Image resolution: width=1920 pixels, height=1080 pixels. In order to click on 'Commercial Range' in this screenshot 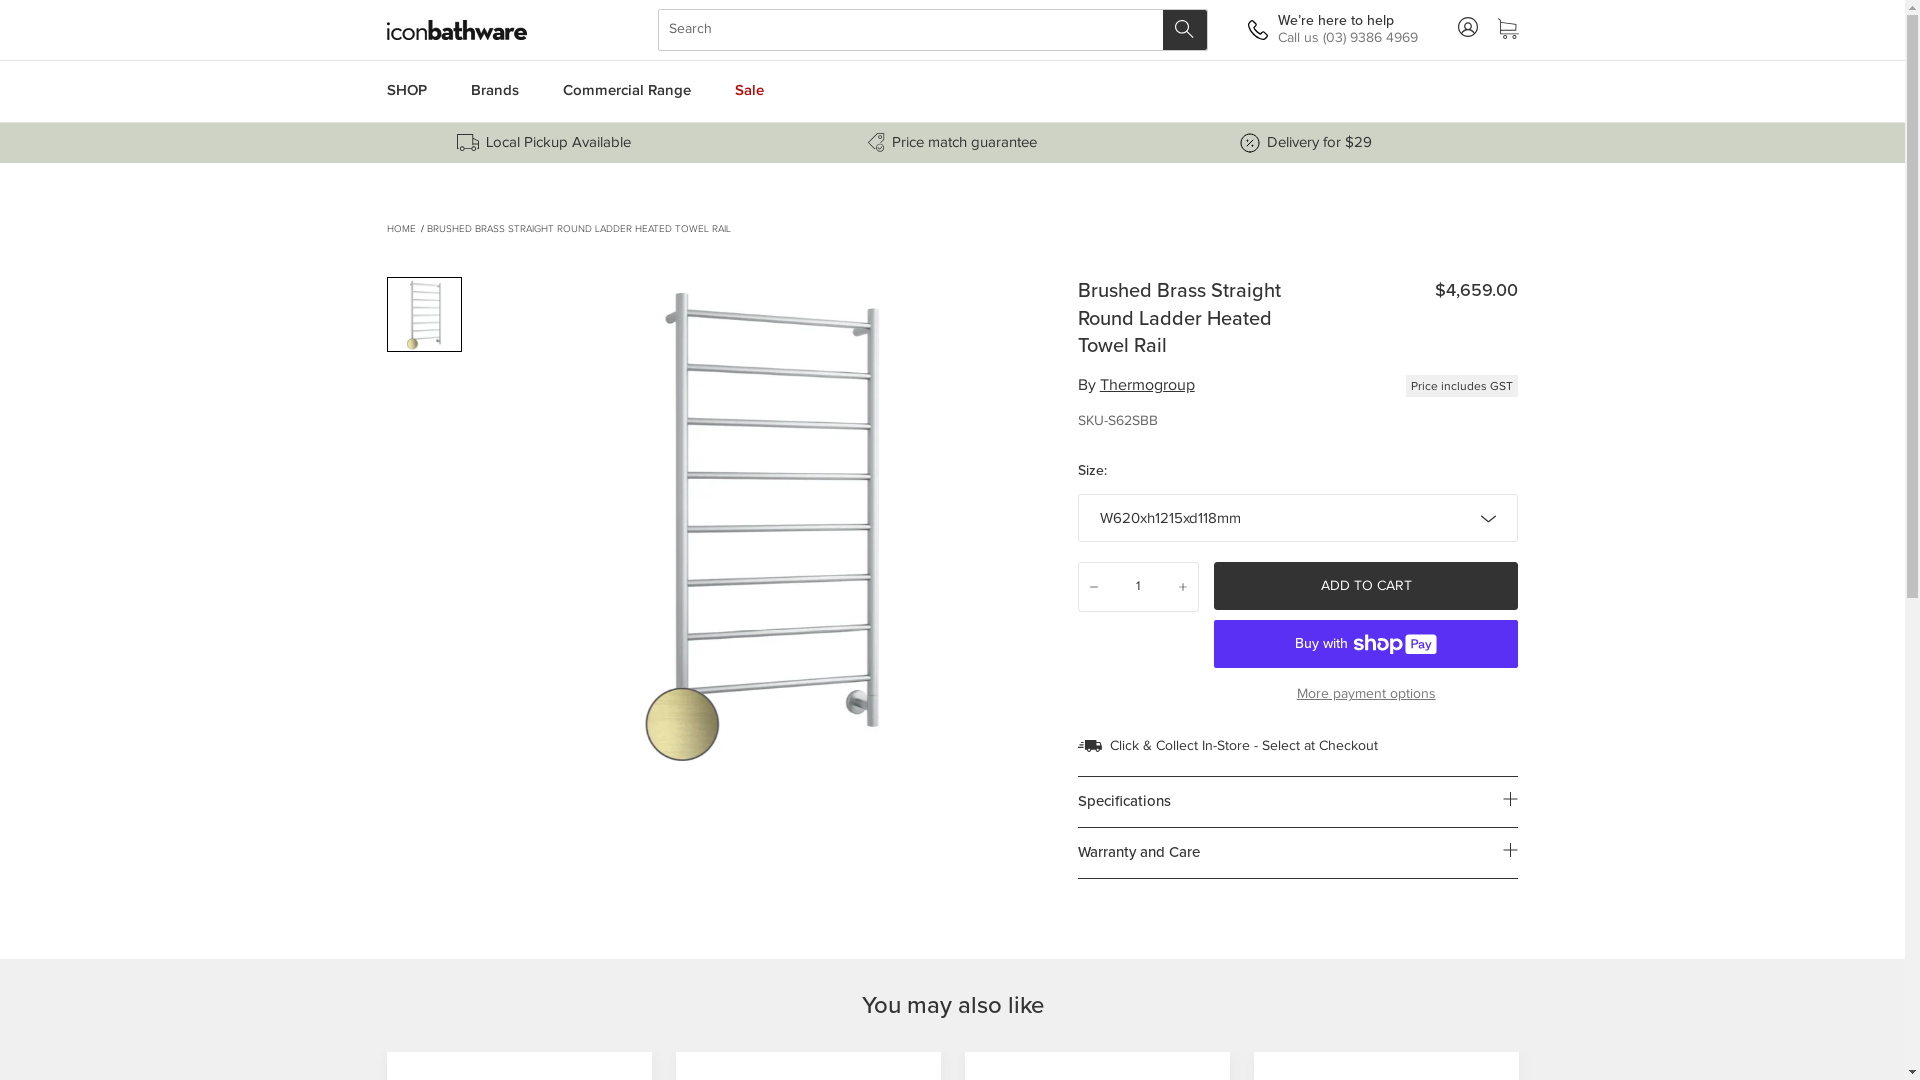, I will do `click(542, 91)`.